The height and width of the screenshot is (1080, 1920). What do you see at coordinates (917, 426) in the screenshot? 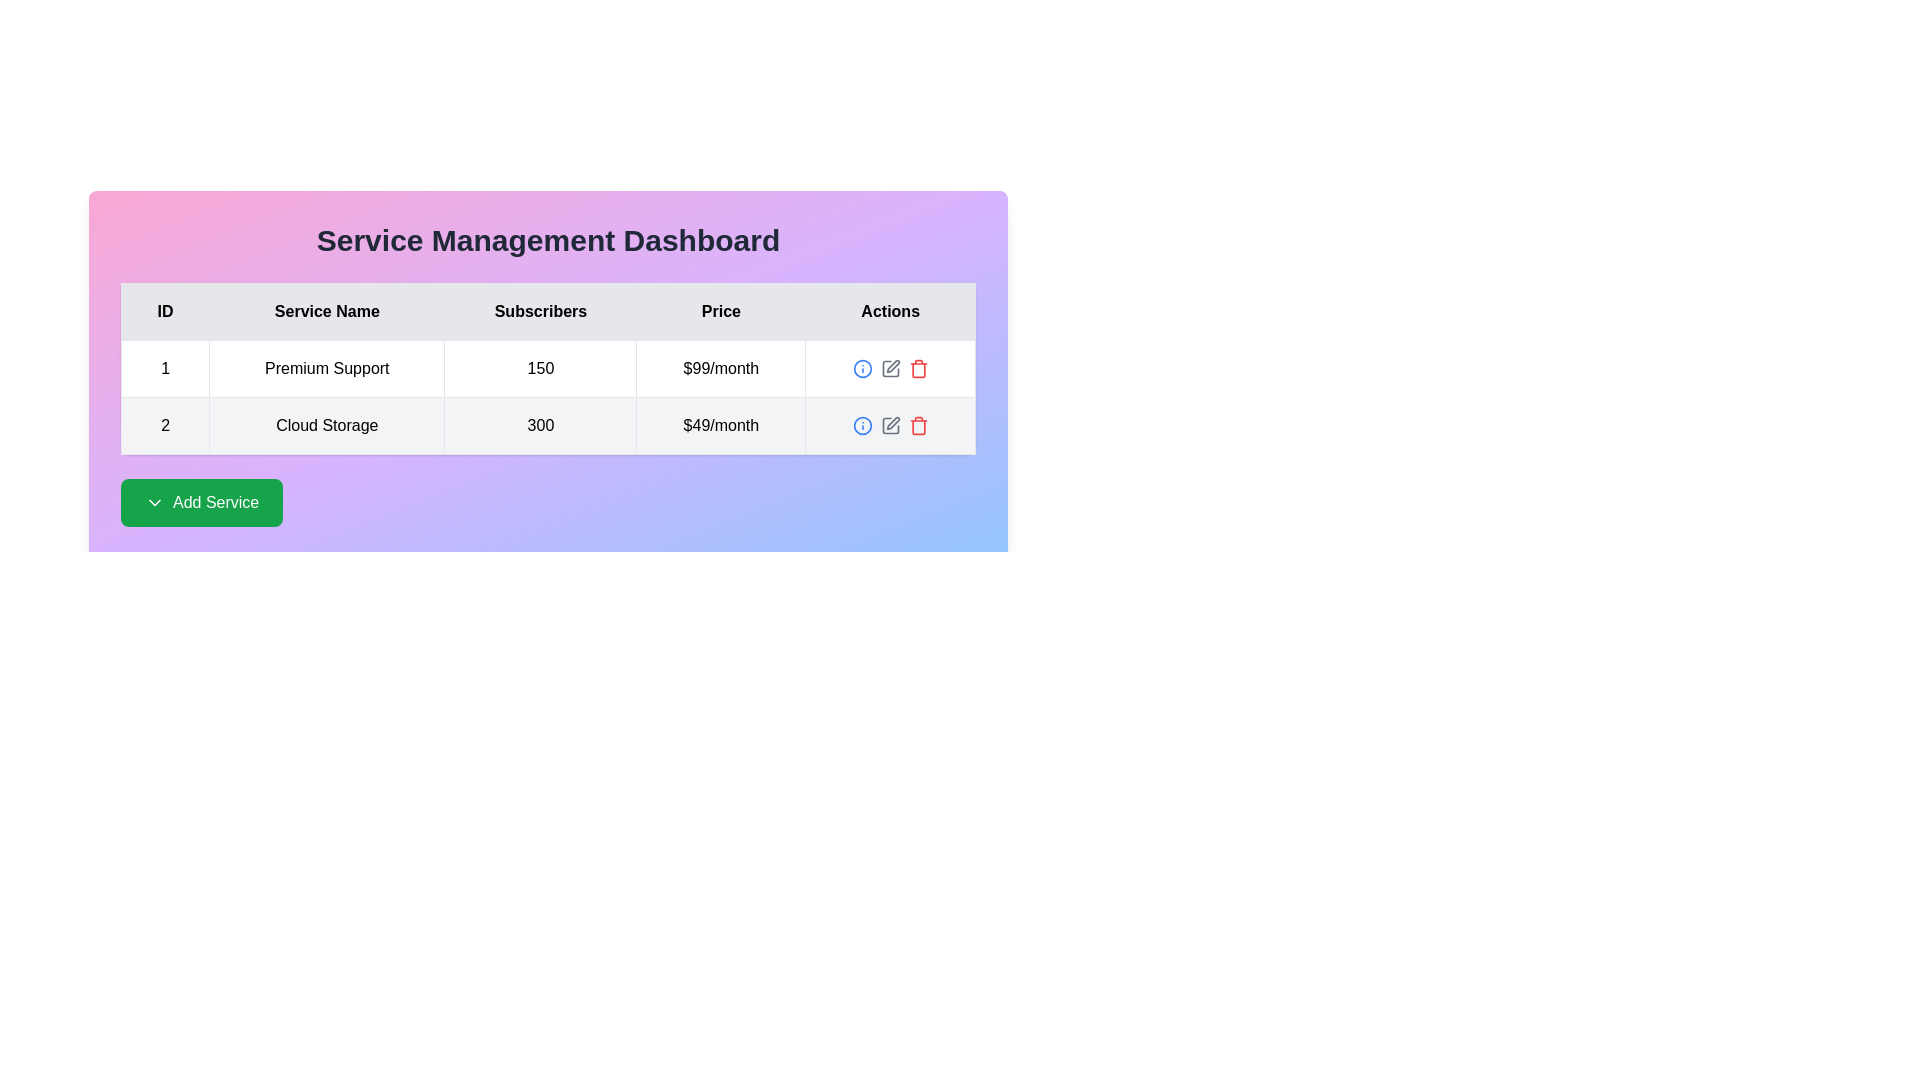
I see `the Trash Icon button, which is a trash can SVG element located in the 'Actions' column of the second row of the table, positioned between a pen icon and the table's right margin` at bounding box center [917, 426].